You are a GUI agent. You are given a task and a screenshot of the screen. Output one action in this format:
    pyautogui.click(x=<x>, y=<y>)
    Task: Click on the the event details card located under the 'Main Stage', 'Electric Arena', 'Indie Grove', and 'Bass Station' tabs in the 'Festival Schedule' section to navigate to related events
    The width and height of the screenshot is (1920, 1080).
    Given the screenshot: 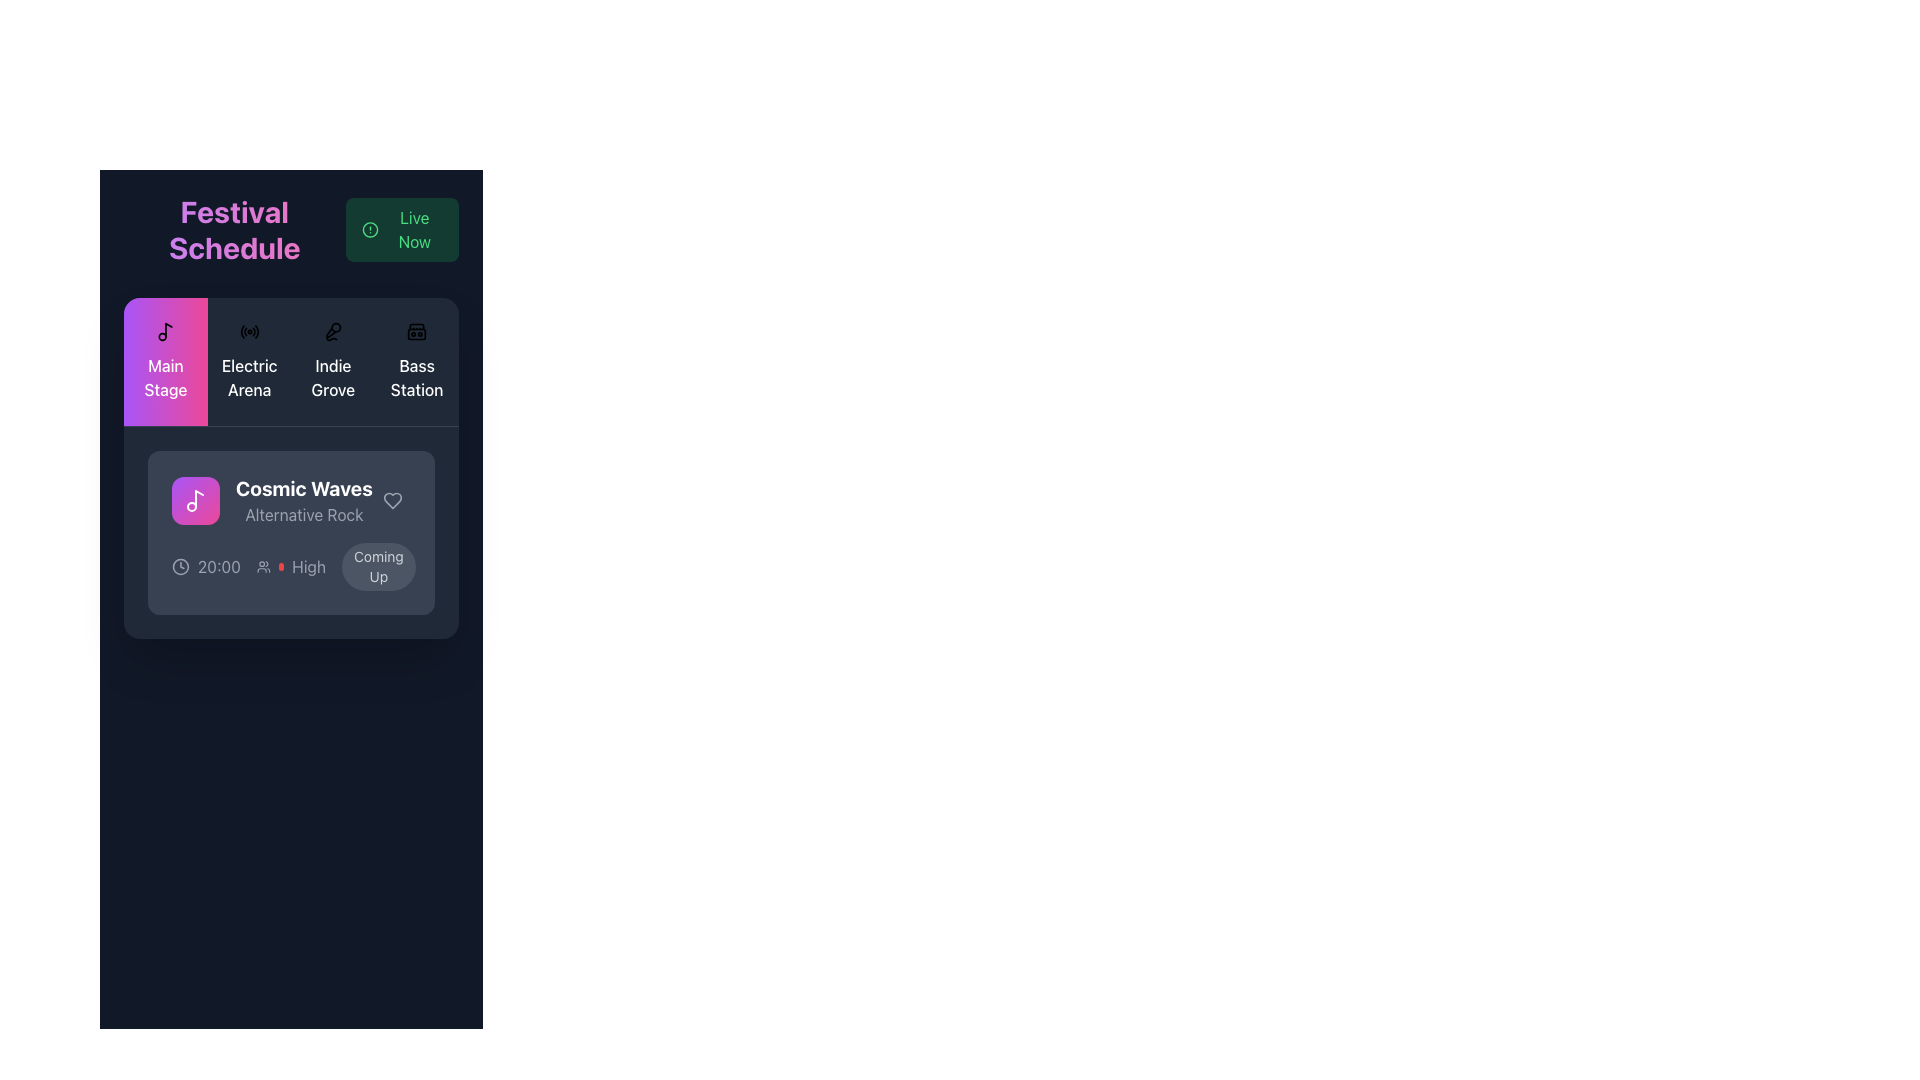 What is the action you would take?
    pyautogui.click(x=290, y=468)
    